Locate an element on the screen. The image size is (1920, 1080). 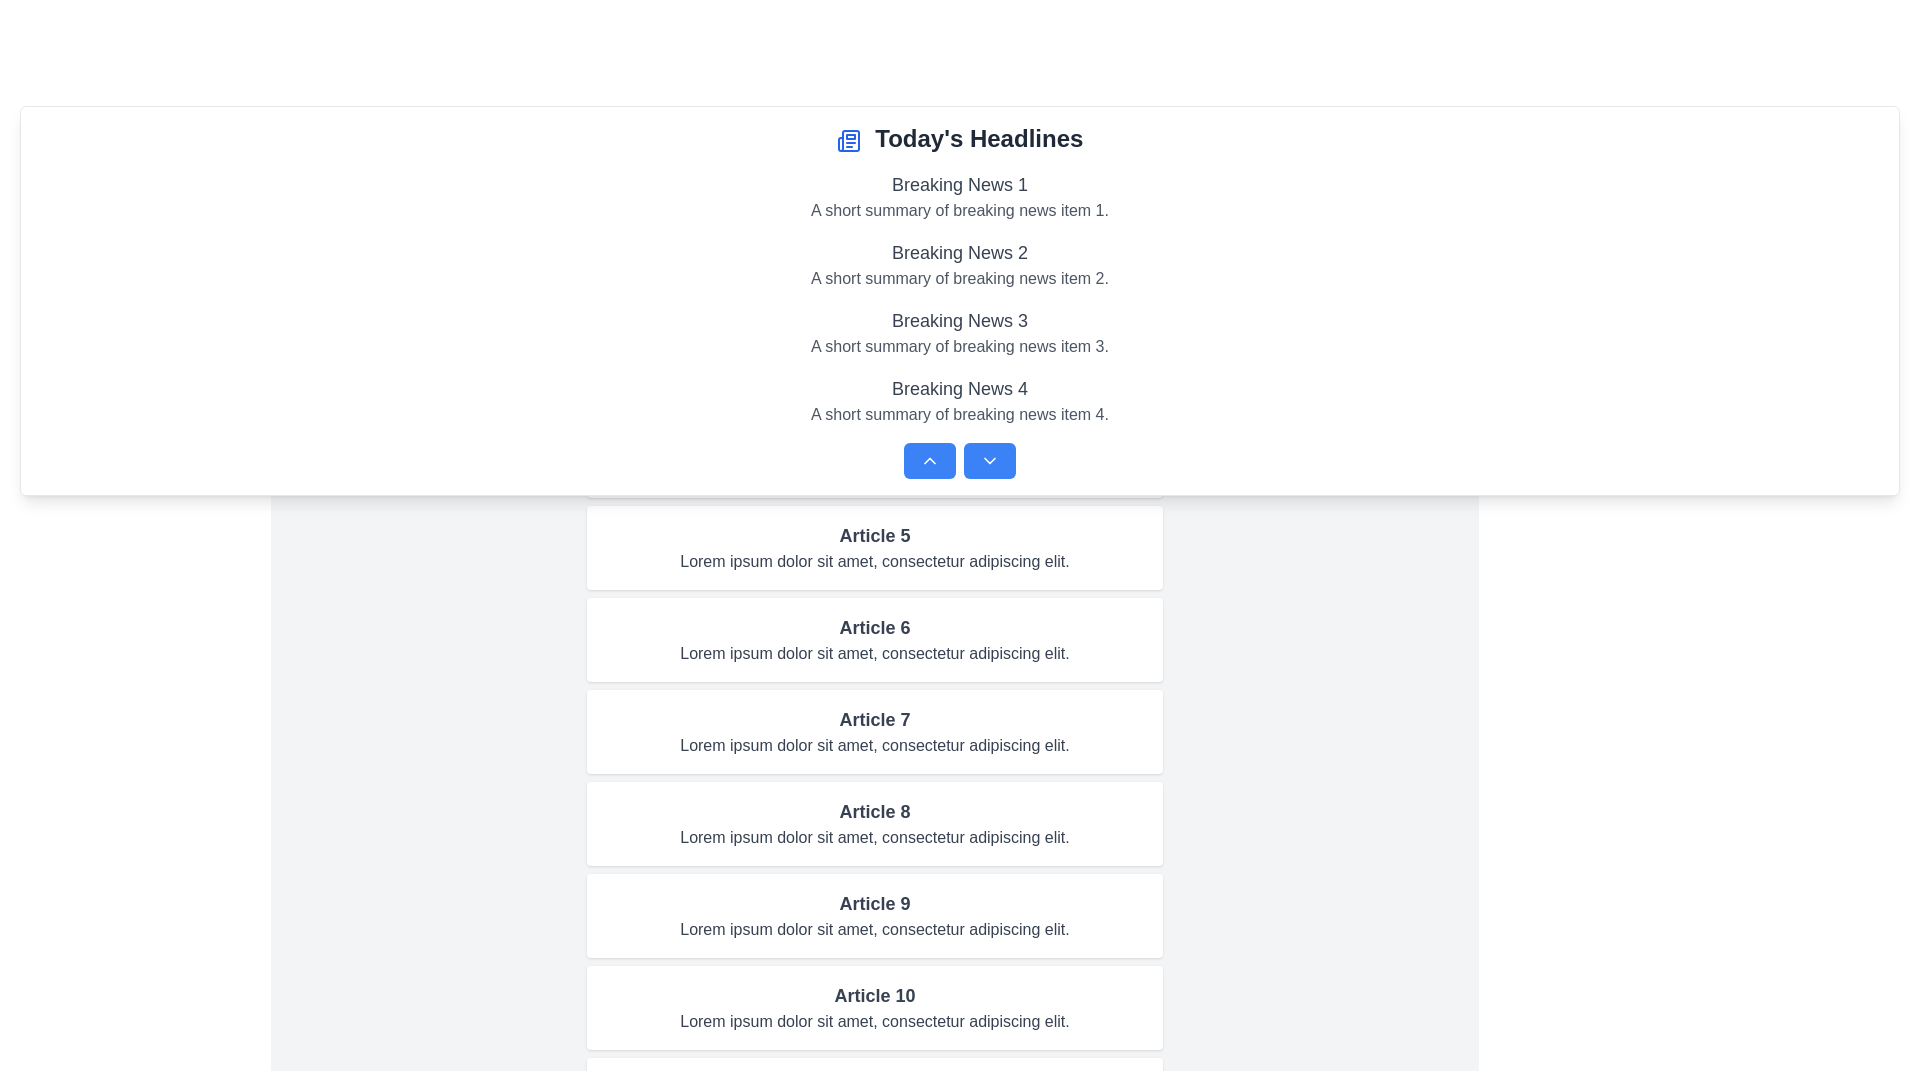
the display card located in the eighth position of a vertically arranged list of article previews is located at coordinates (874, 824).